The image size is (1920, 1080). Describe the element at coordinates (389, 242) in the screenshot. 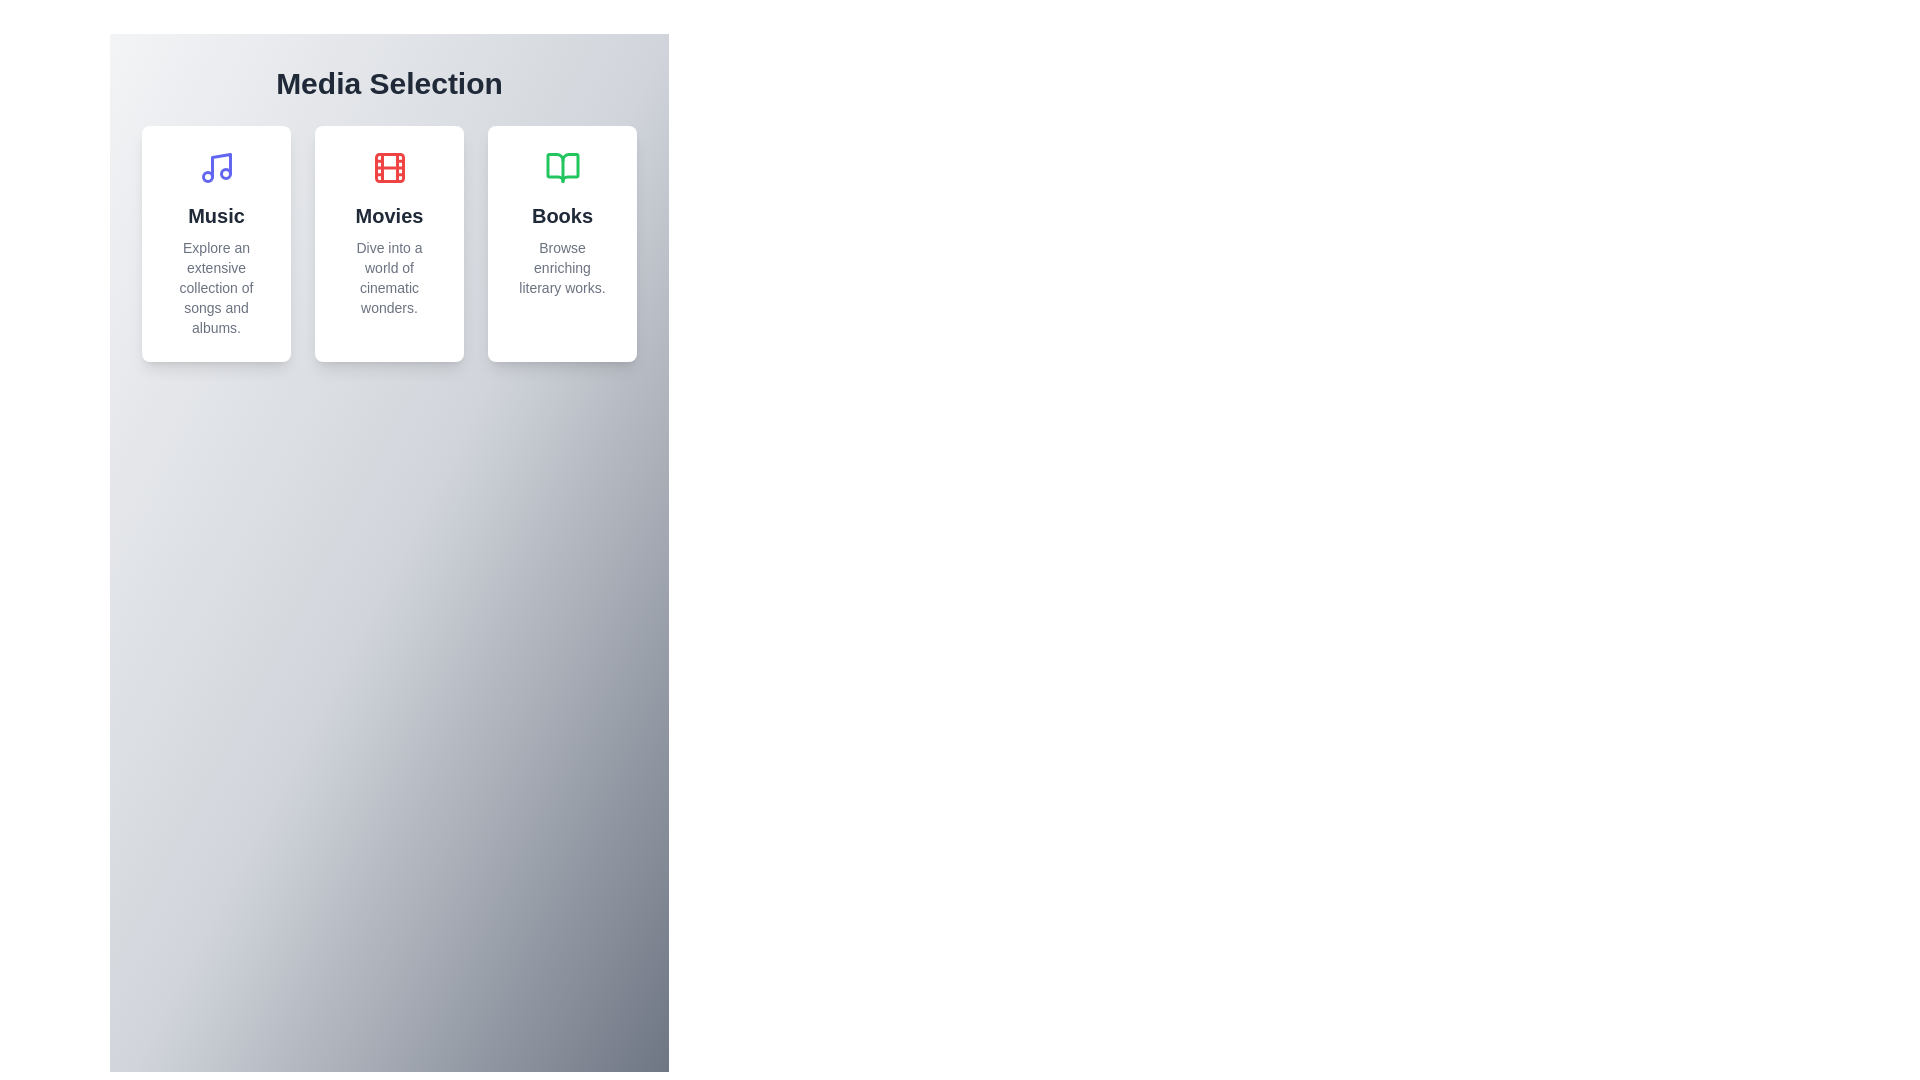

I see `the Grid layout element located below the 'Media Selection' heading, which contains cards for 'Music', 'Movies', and 'Books'` at that location.